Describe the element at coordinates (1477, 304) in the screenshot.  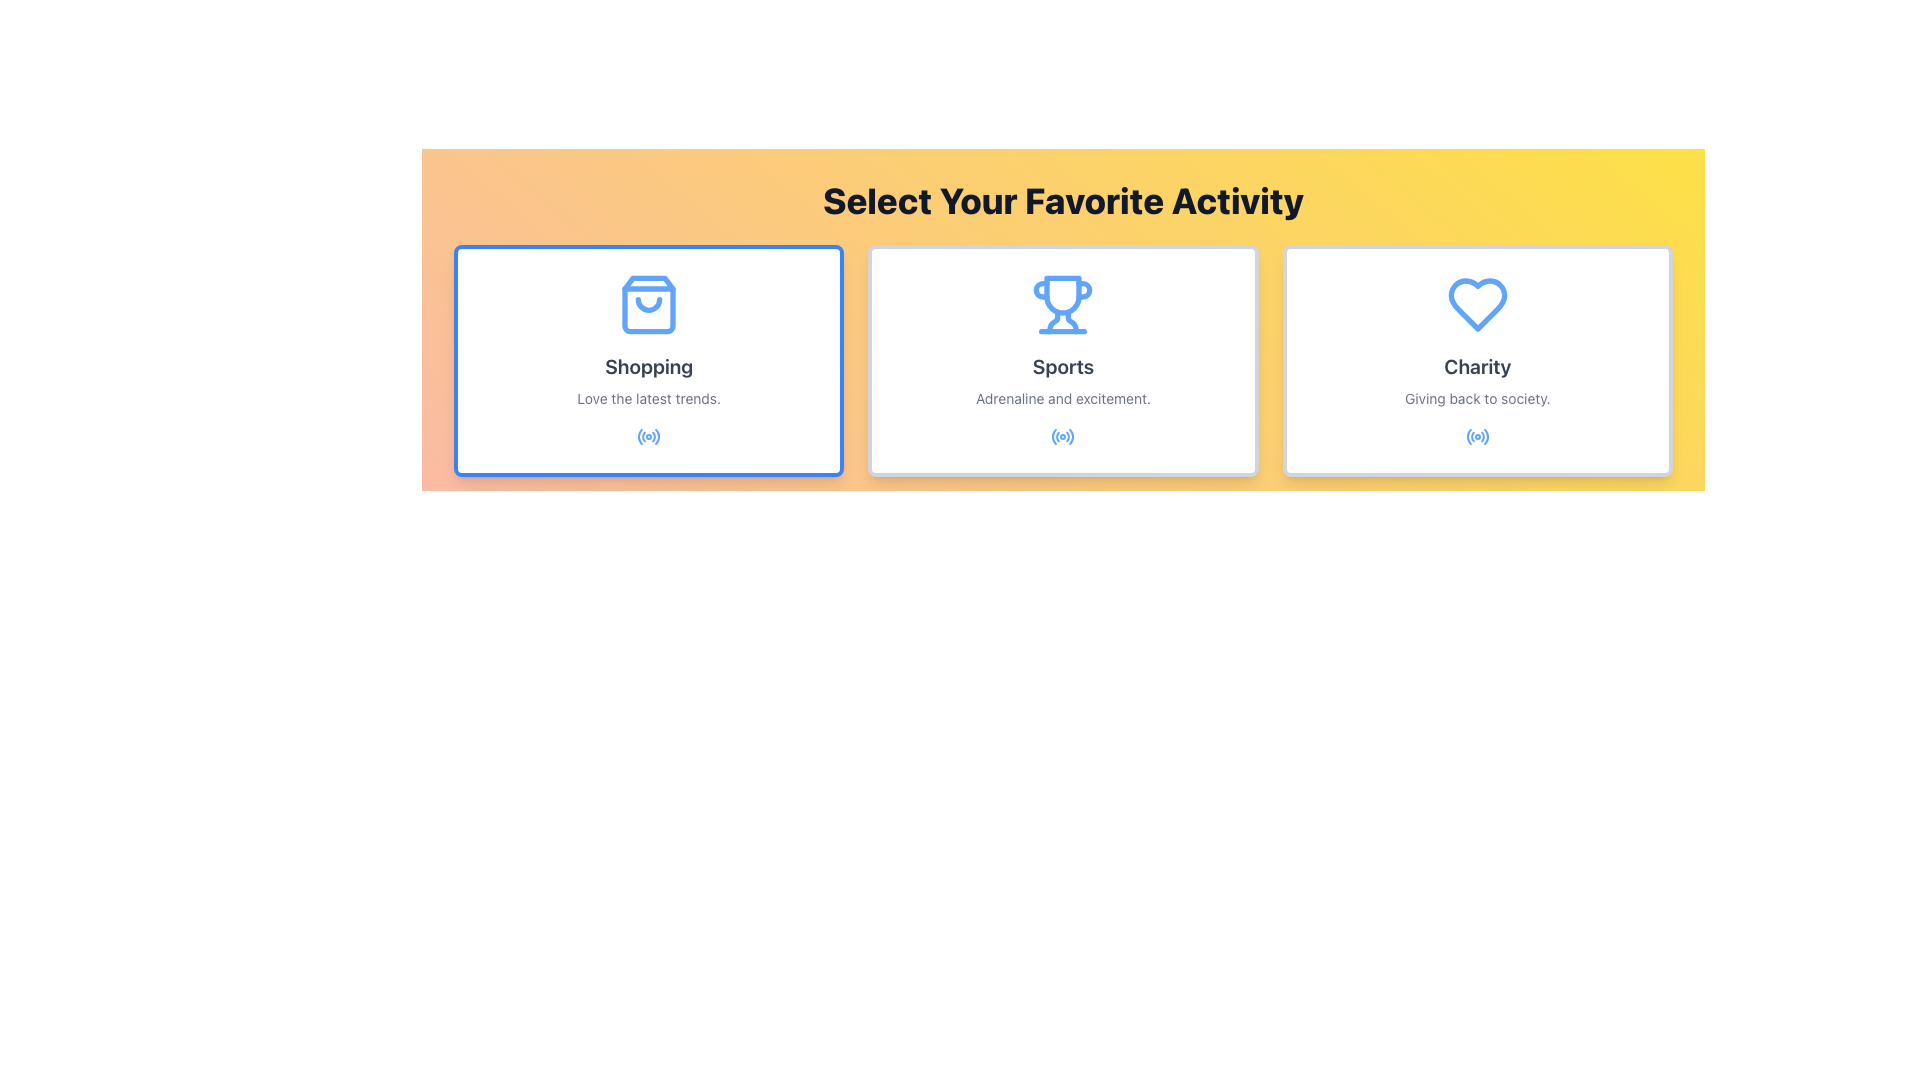
I see `the heart-shaped icon outlined in blue, which is located in the 'Charity' section of the card layout, positioned centrally within the third card of three horizontally-aligned cards` at that location.